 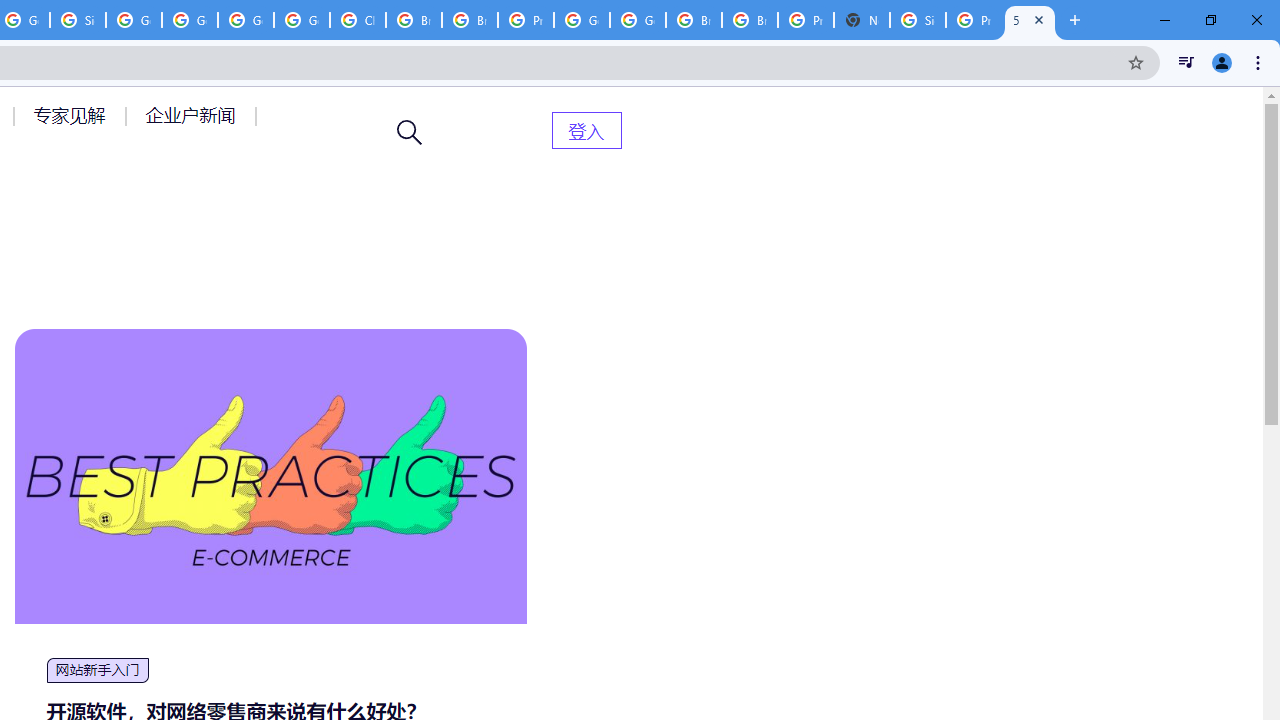 I want to click on 'Browse Chrome as a guest - Computer - Google Chrome Help', so click(x=413, y=20).